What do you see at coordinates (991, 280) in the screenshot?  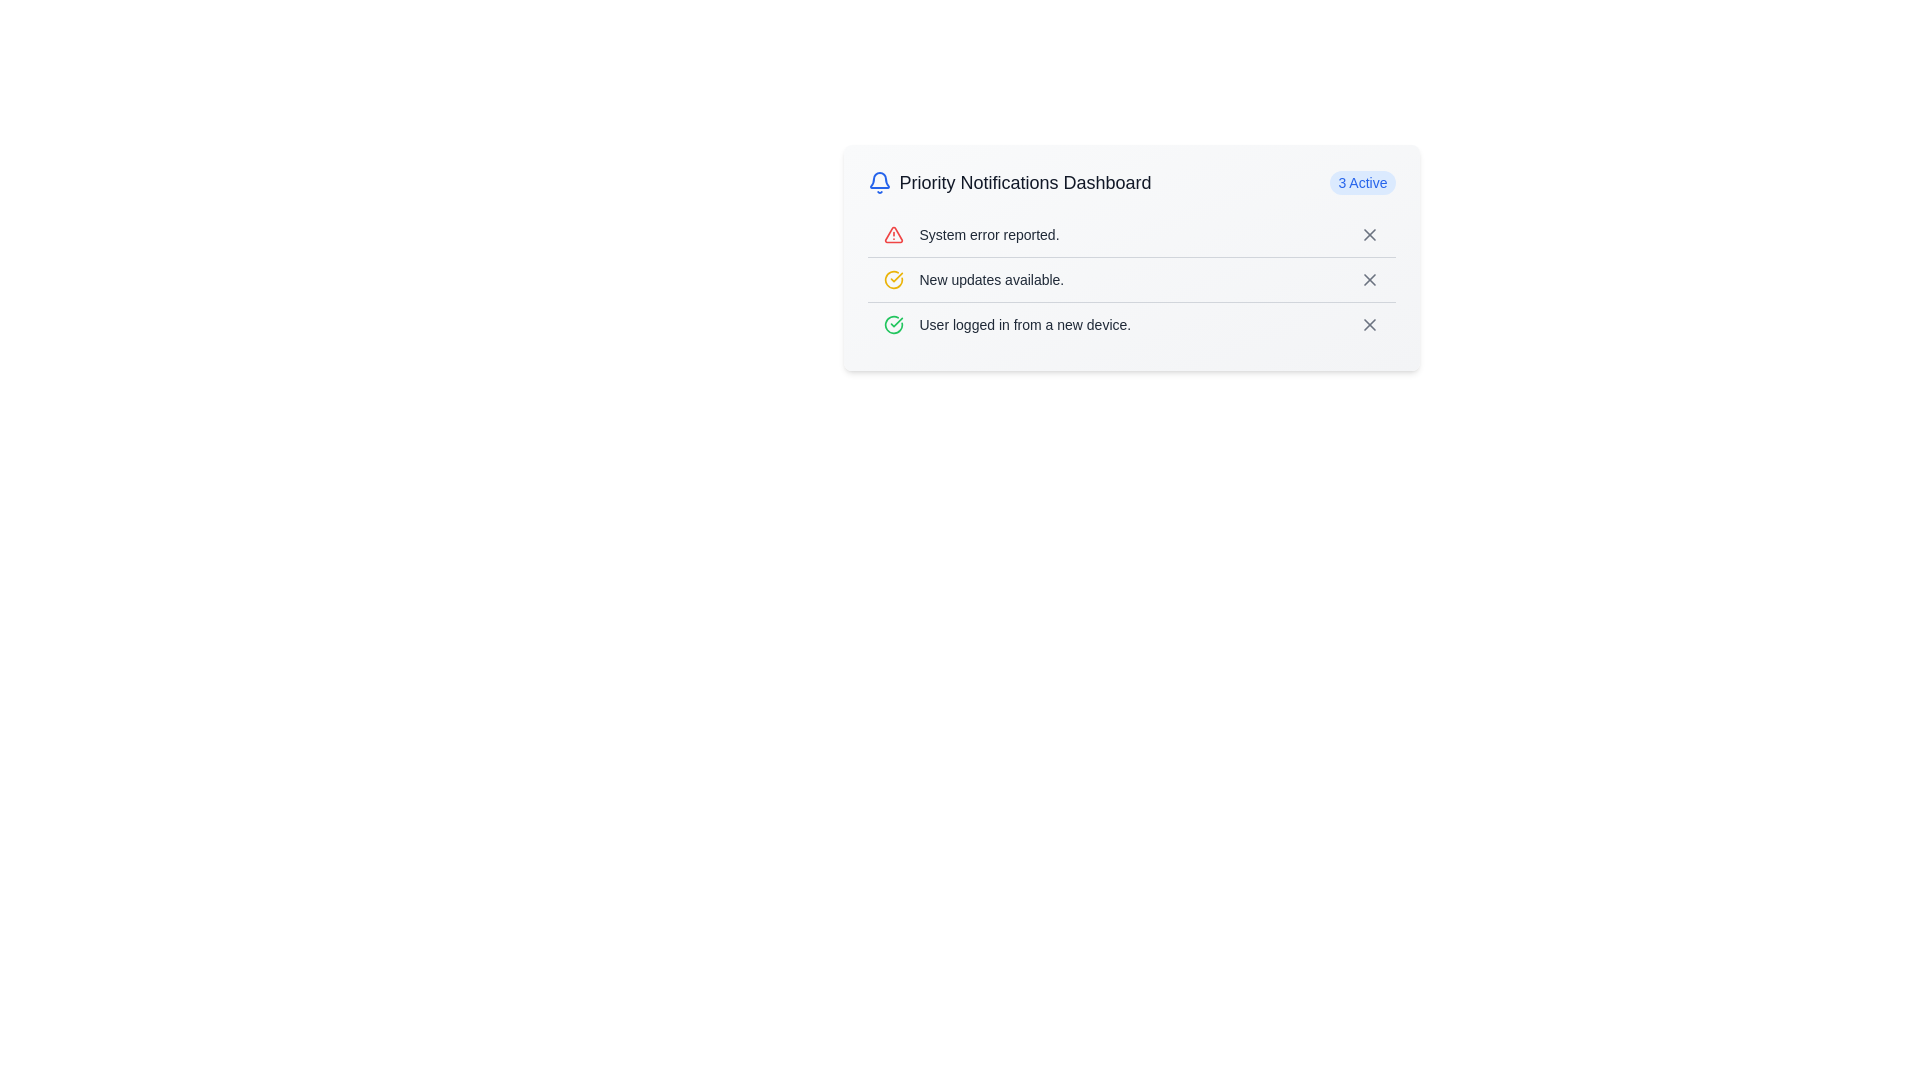 I see `the text label element displaying 'New updates available.' which is positioned in the notification dashboard, second in the list, to the right of a yellow circular icon with a checkmark` at bounding box center [991, 280].